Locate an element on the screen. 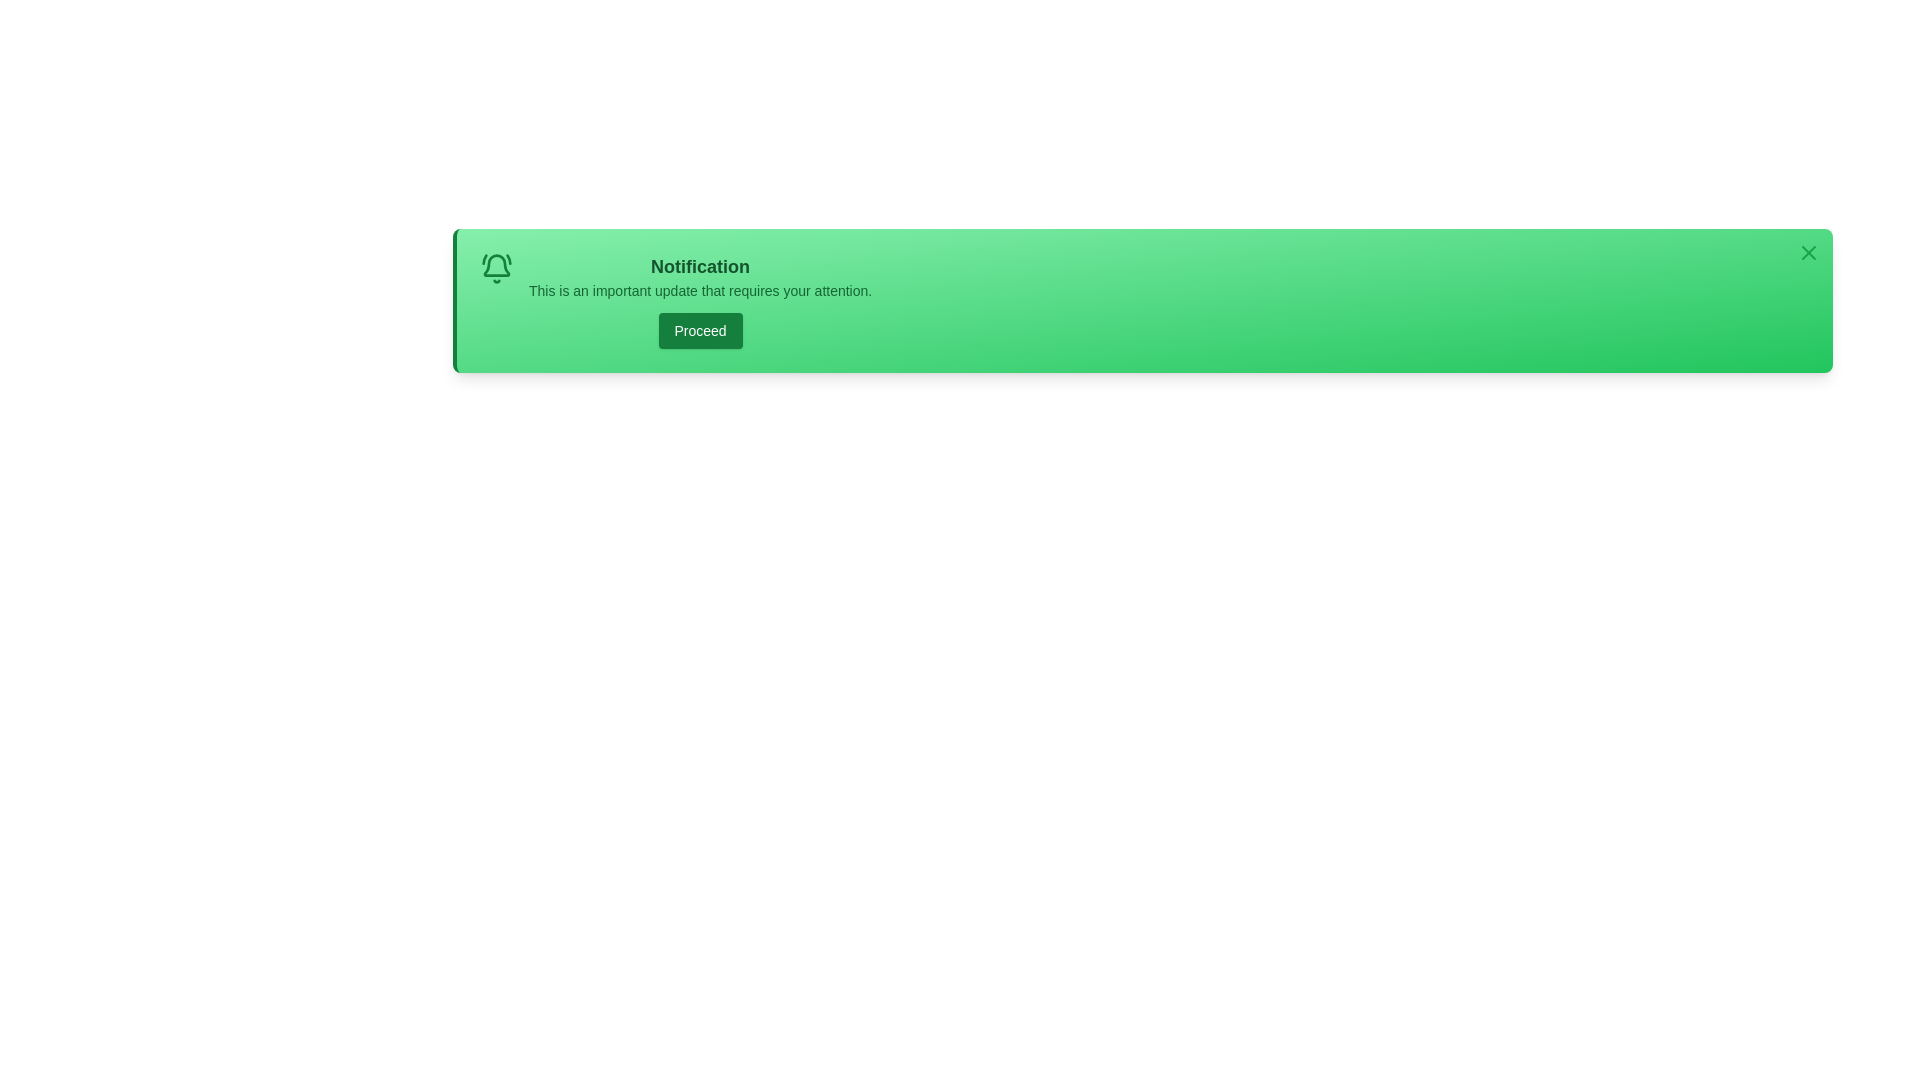 This screenshot has height=1080, width=1920. the bell icon to test its accessibility is located at coordinates (497, 268).